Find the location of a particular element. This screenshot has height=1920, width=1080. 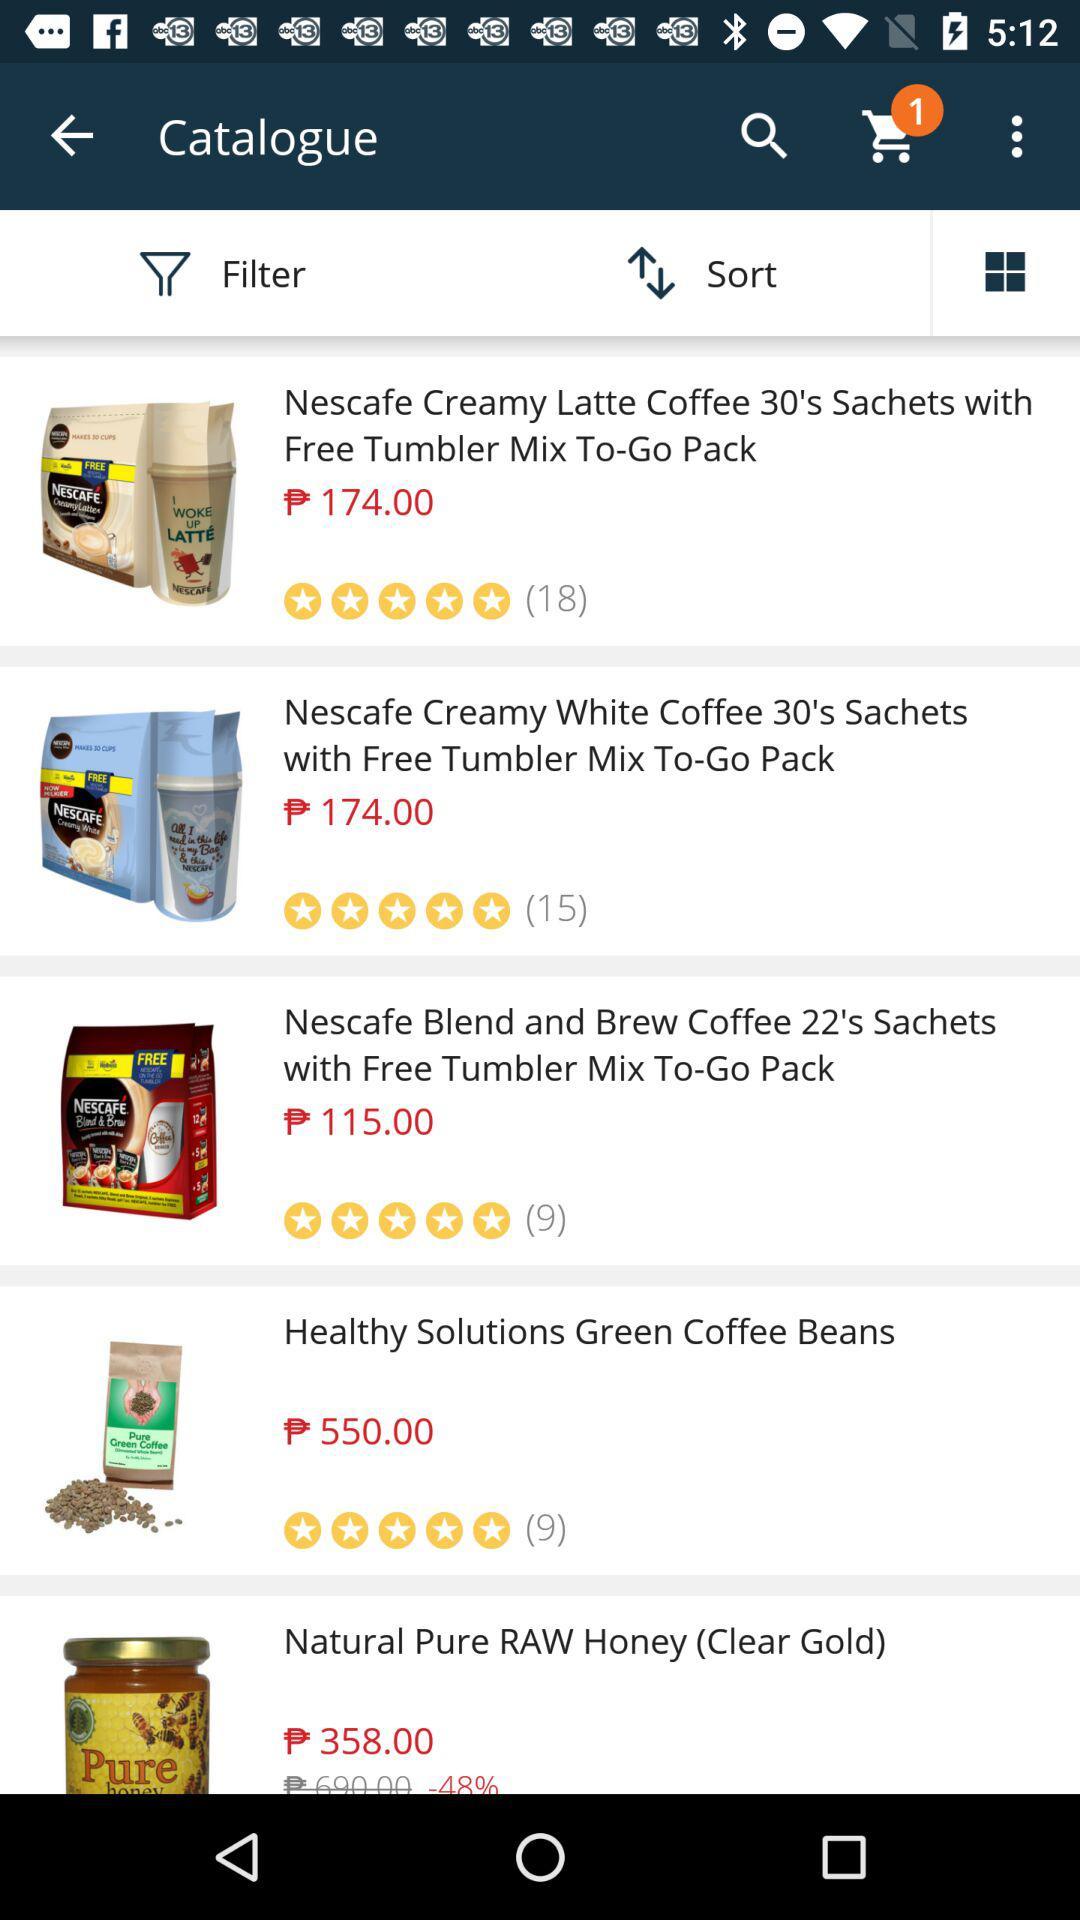

show elements in squares is located at coordinates (1006, 272).